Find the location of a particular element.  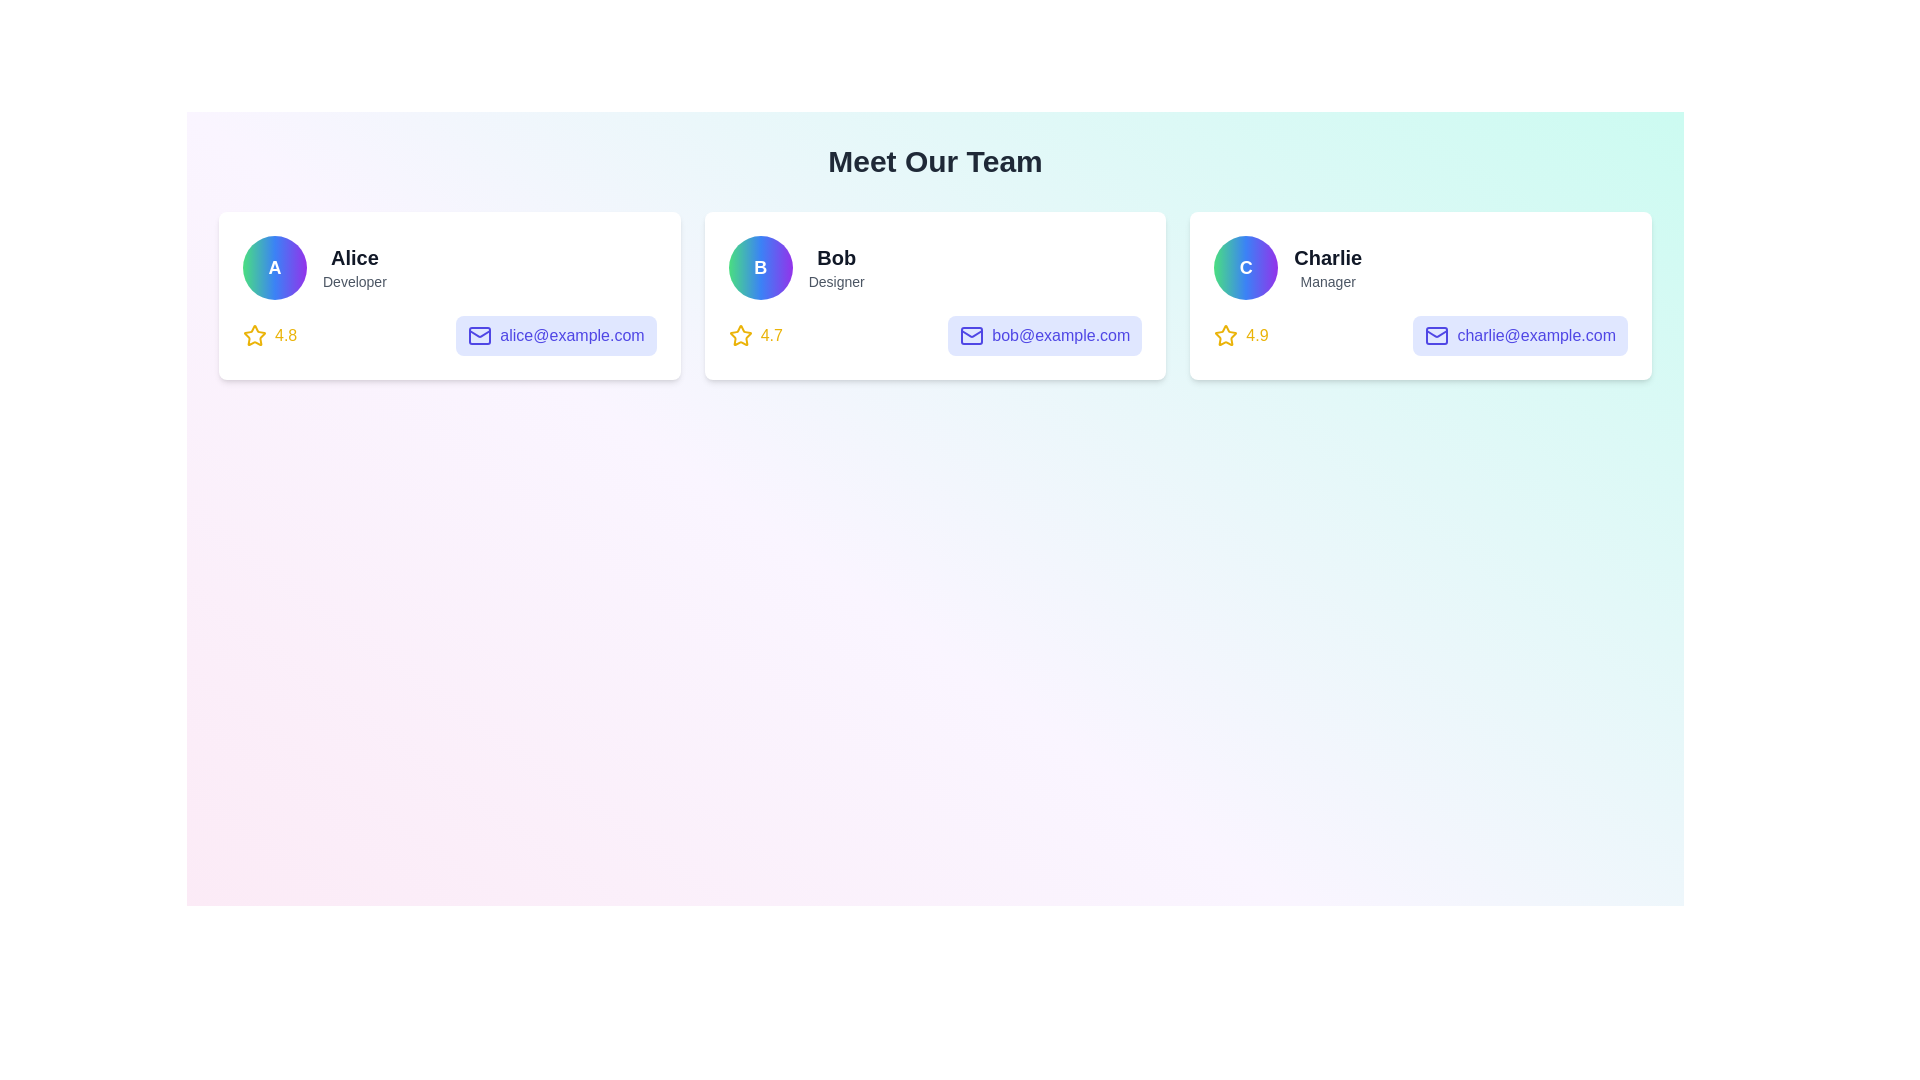

the decorative icon or rating indicator located in the second card for 'Bob', near the bottom-left corner, just above the email address button and adjacent to the numerical rating value of '4.7' is located at coordinates (739, 334).